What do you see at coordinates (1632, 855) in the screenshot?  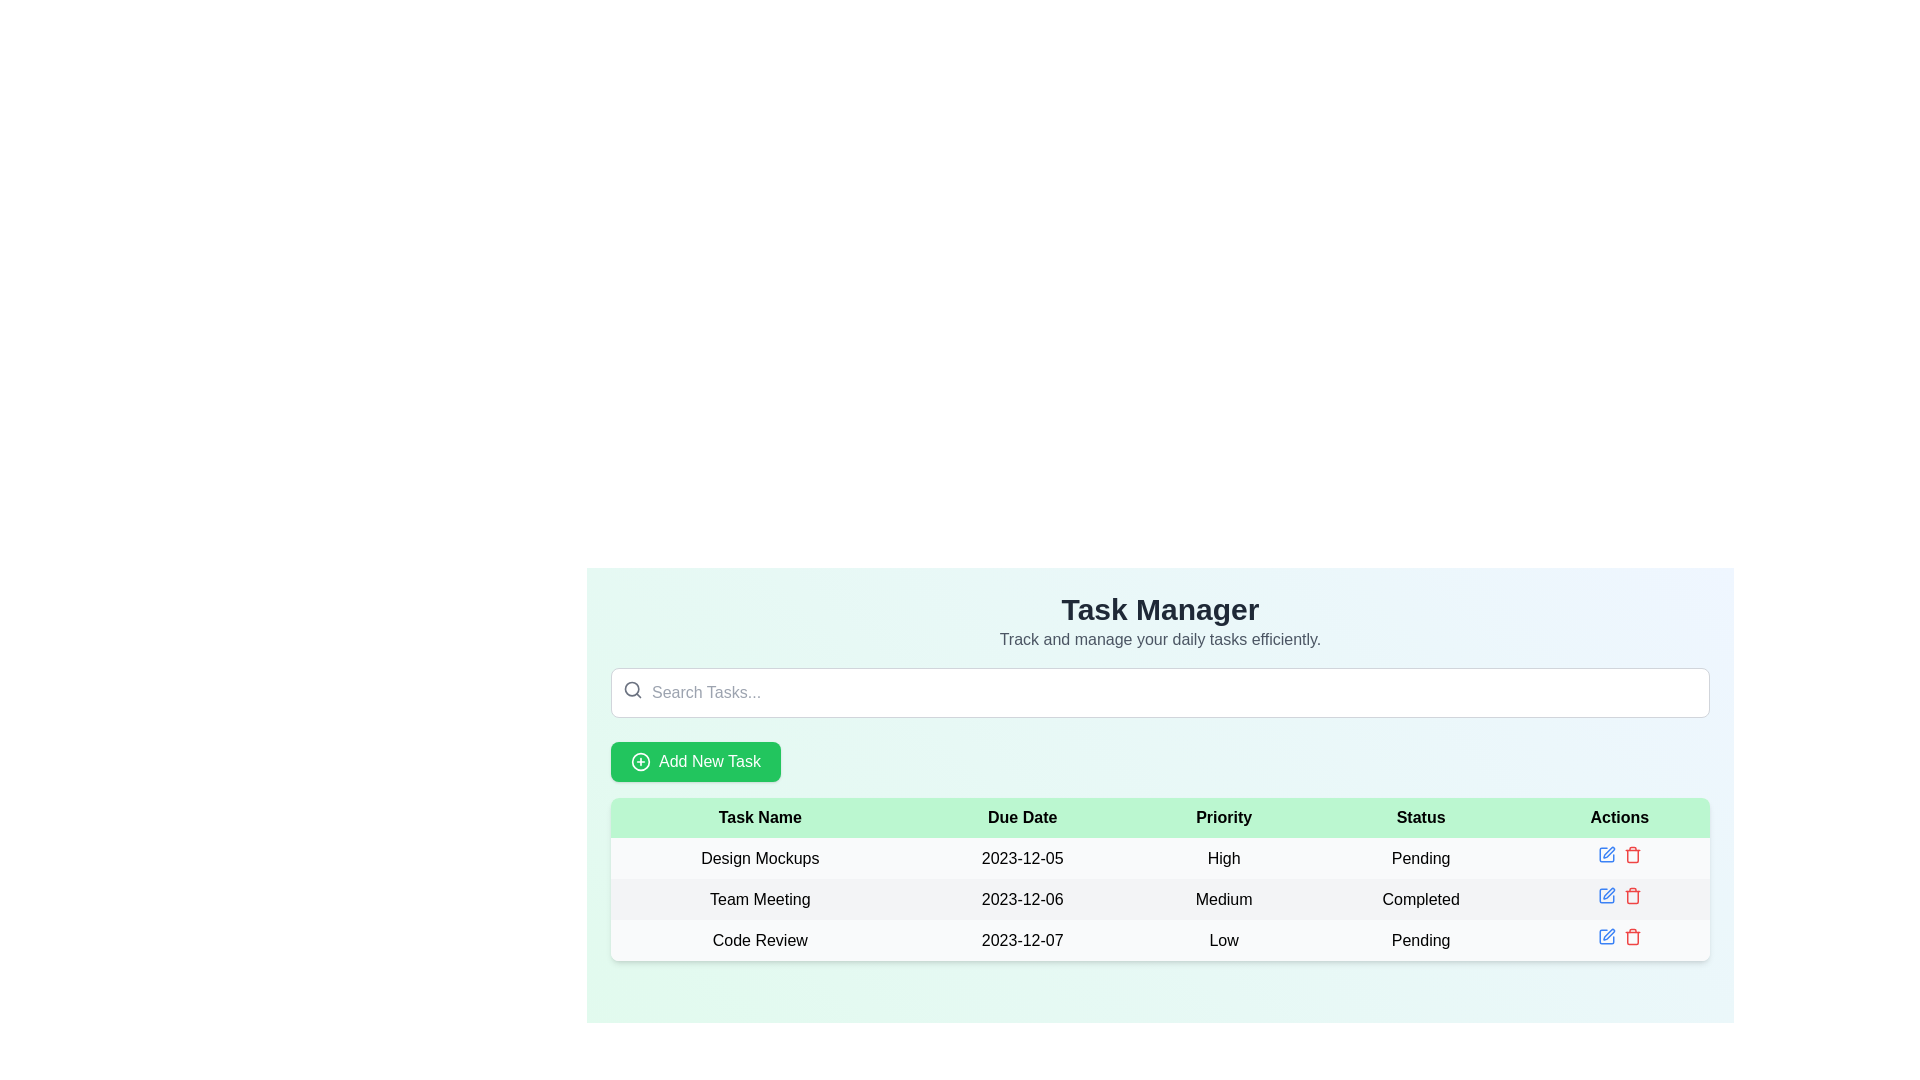 I see `the red trash icon button located` at bounding box center [1632, 855].